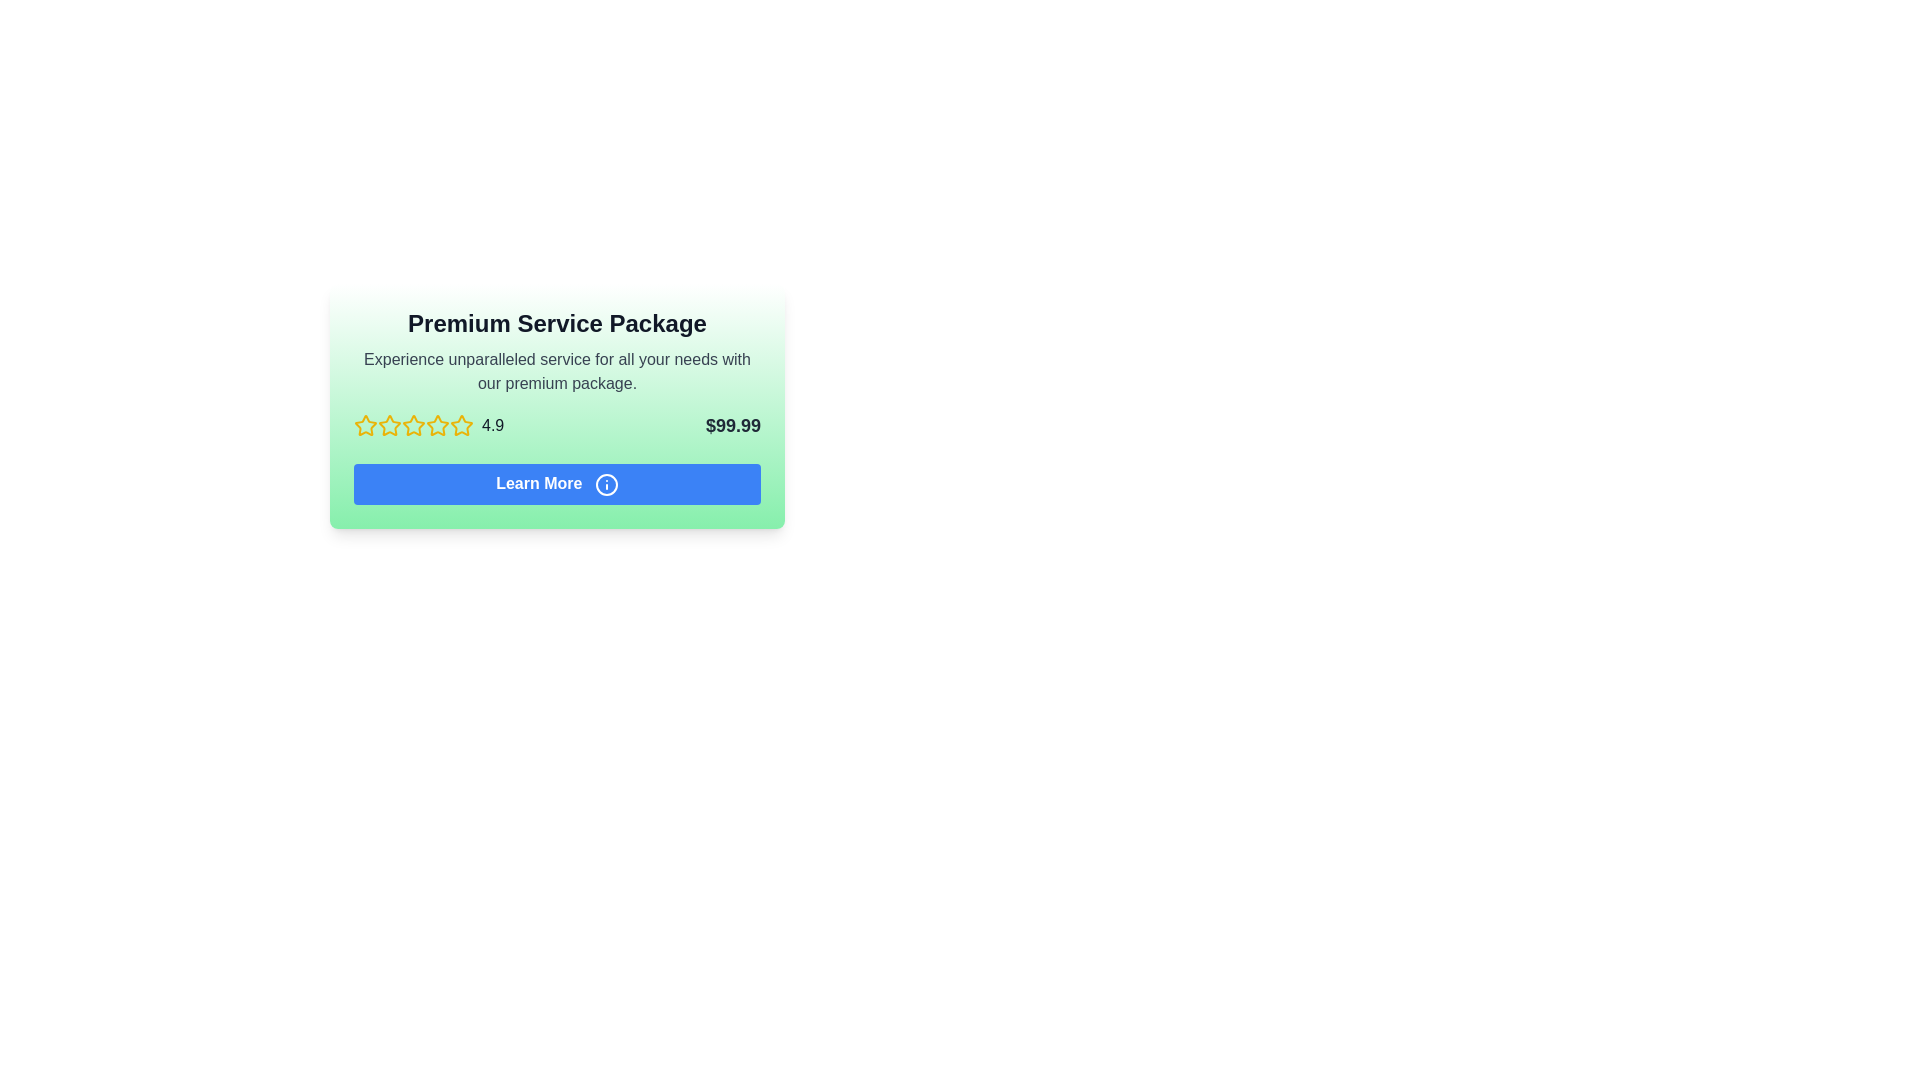 This screenshot has height=1080, width=1920. I want to click on the fourth yellow star icon in the rating system, which is styled with a bold outline and filled with light yellow color, so click(460, 424).